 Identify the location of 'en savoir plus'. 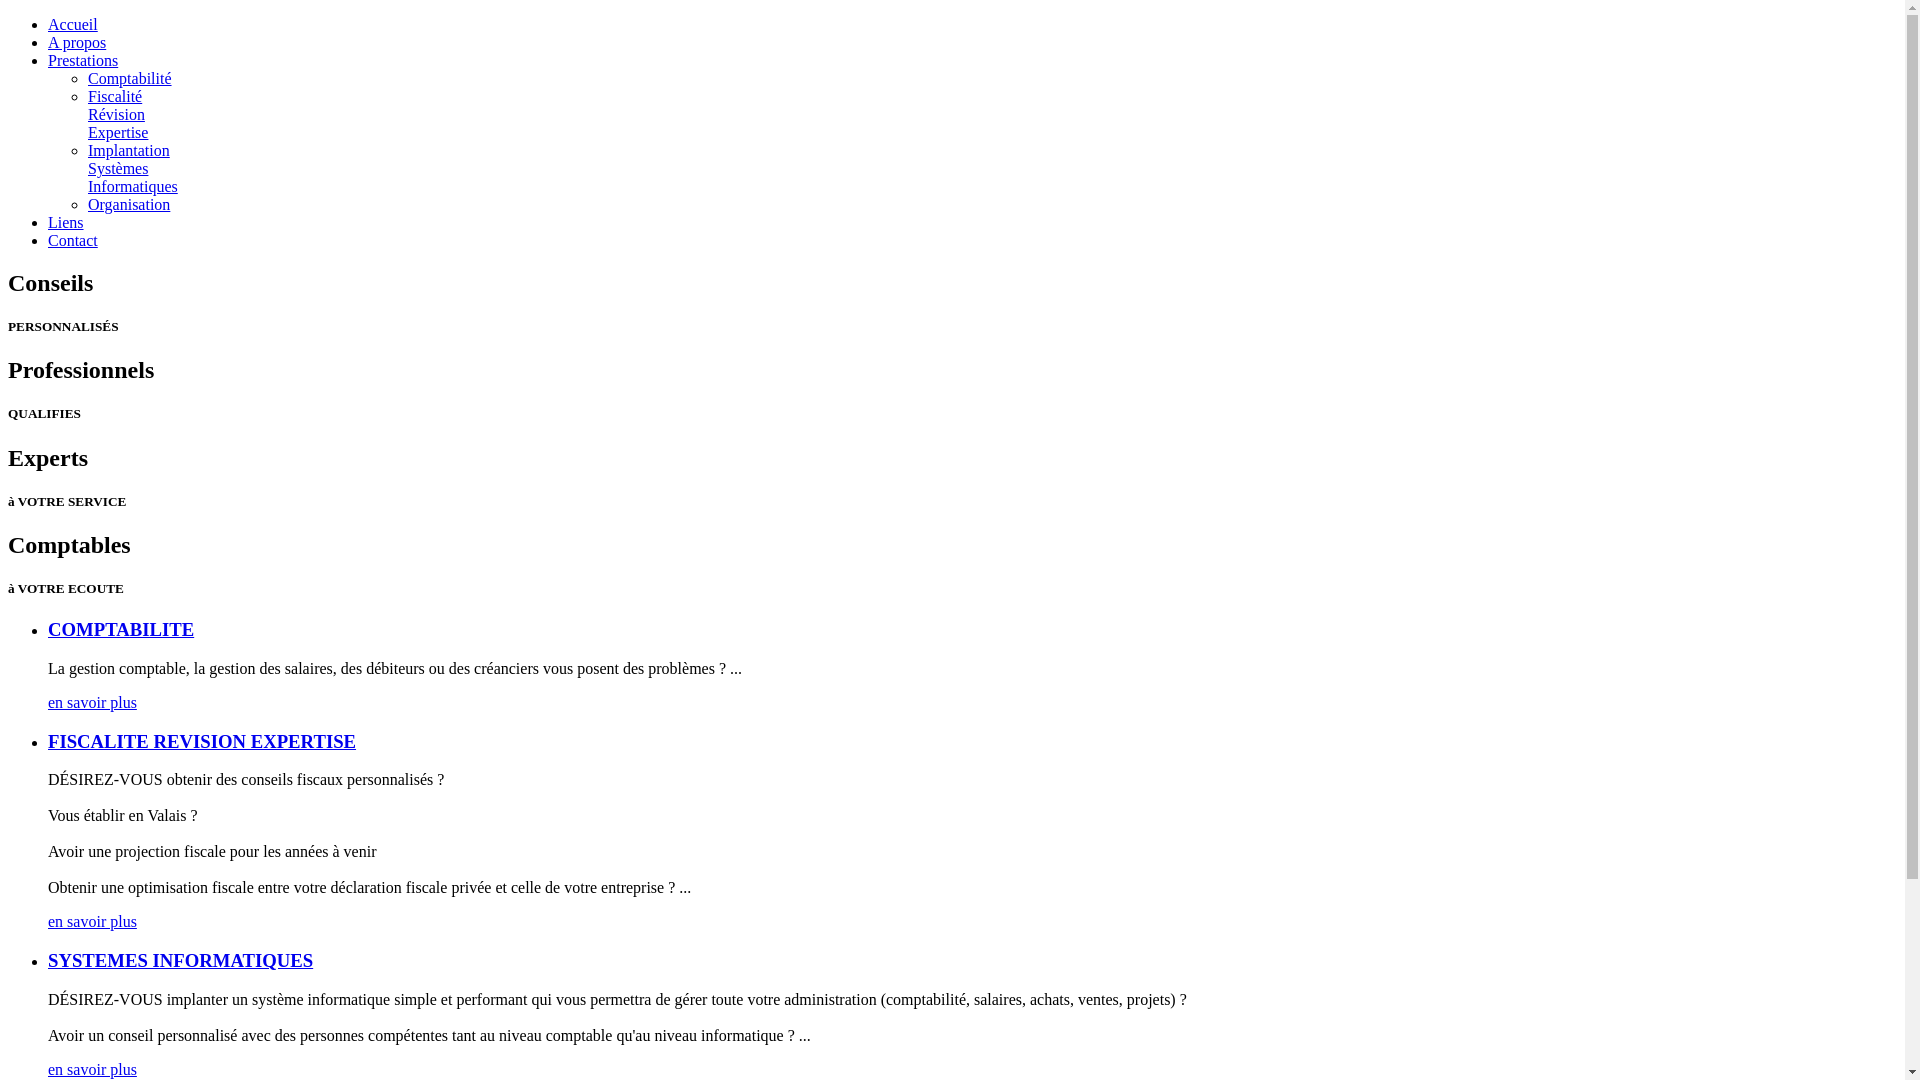
(91, 1068).